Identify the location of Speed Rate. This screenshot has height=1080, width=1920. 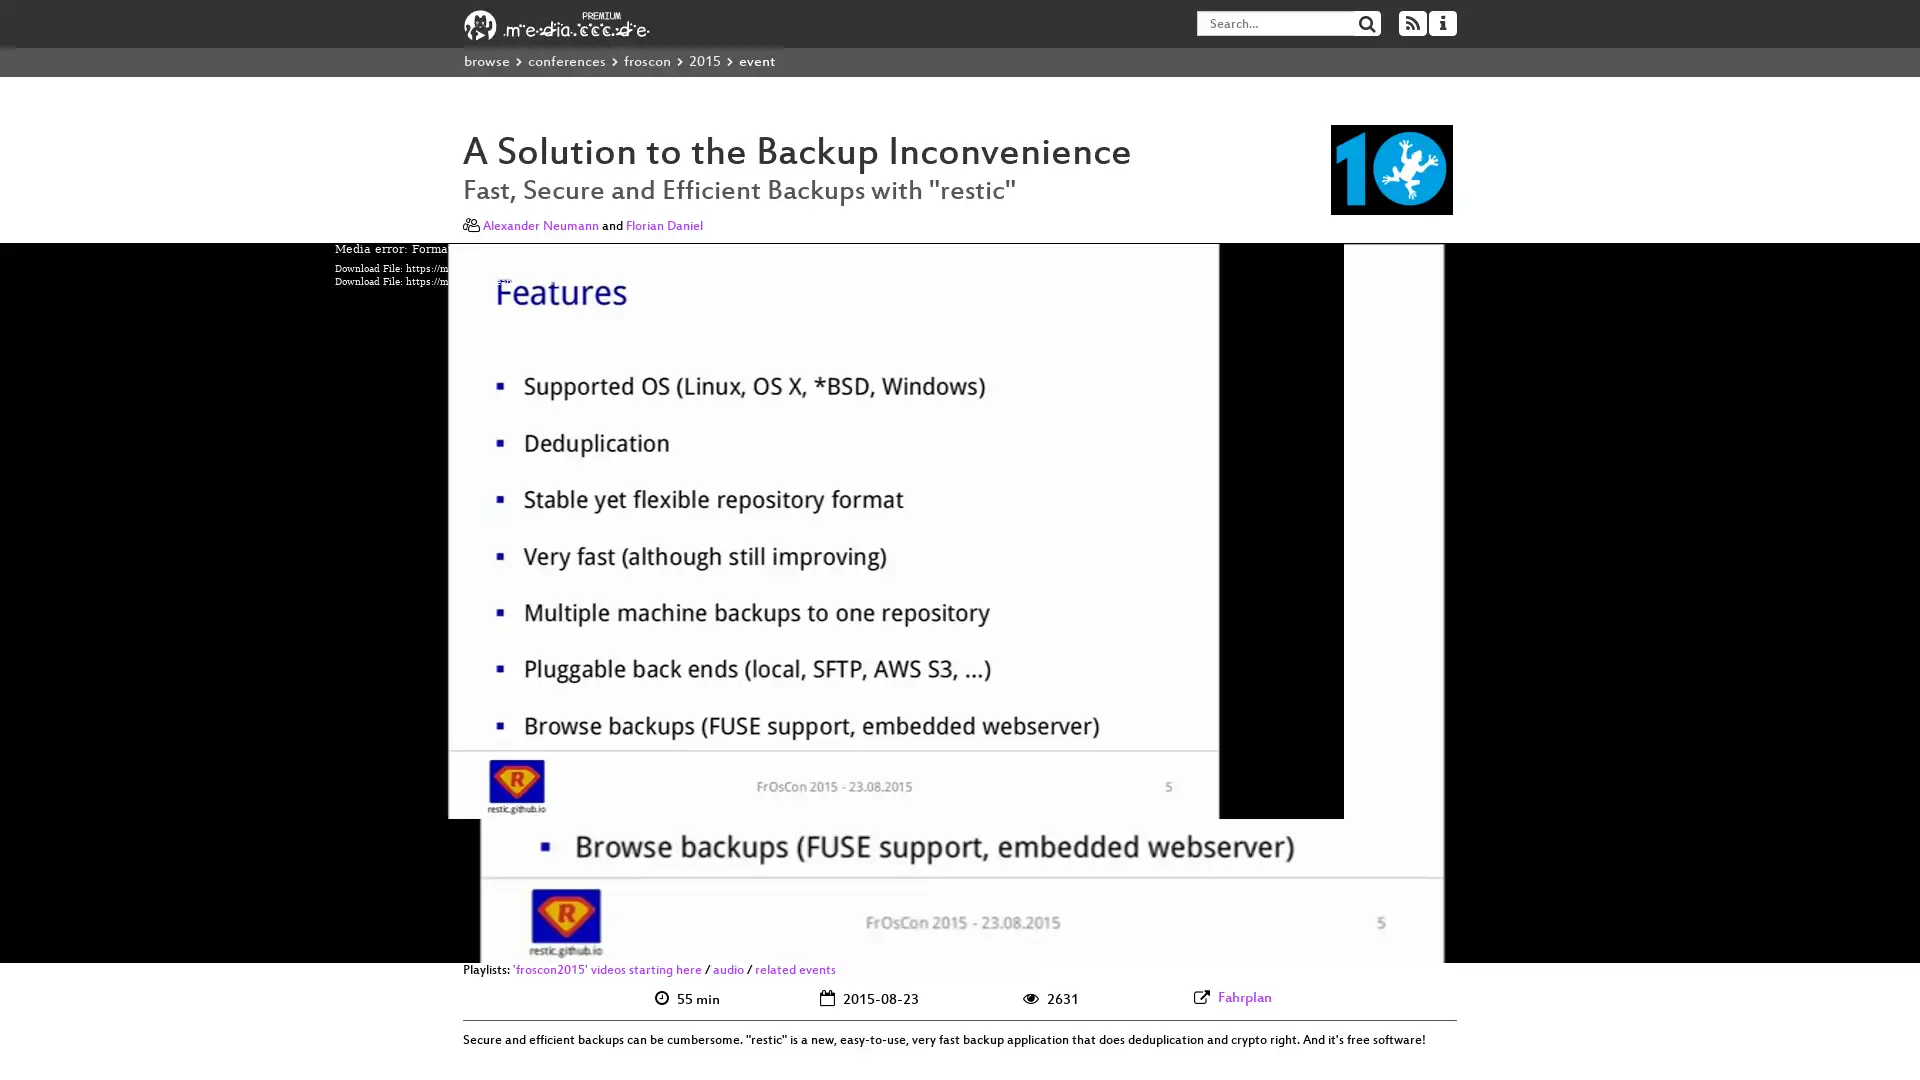
(1512, 942).